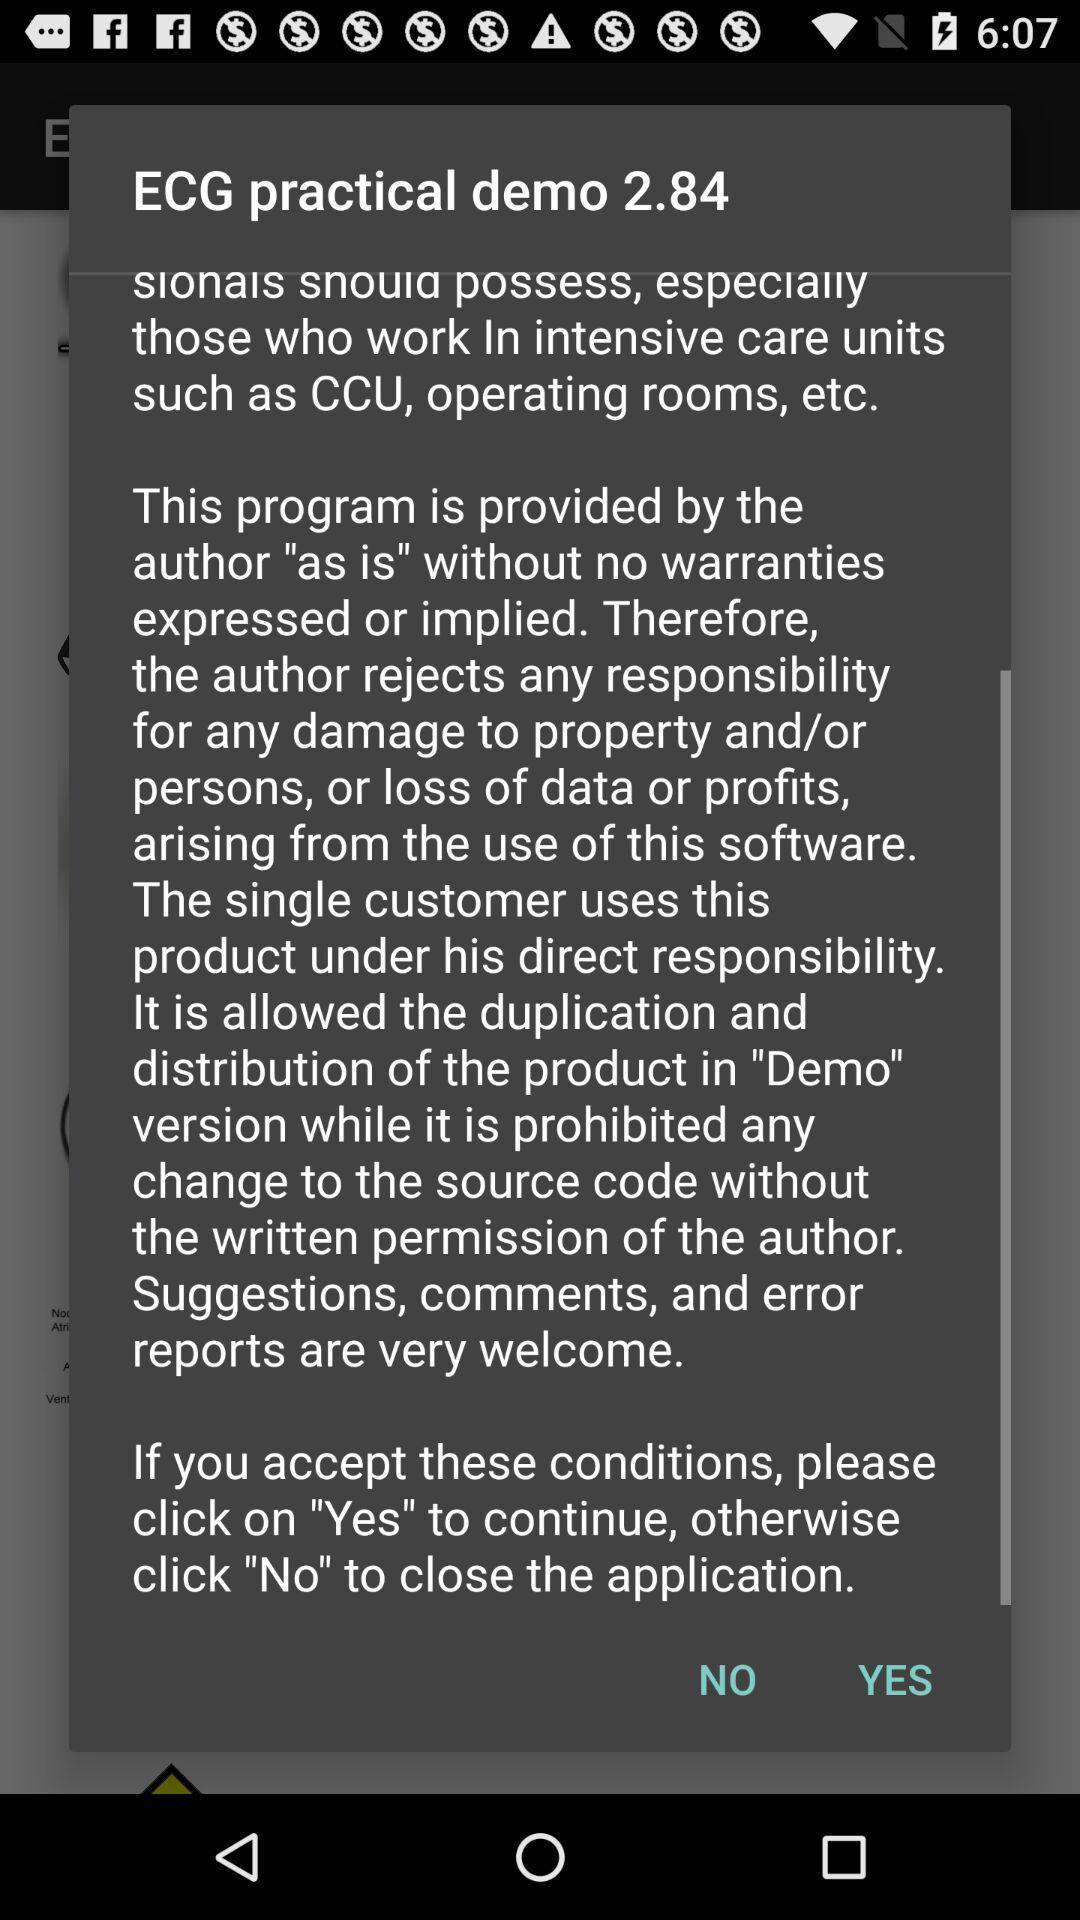  Describe the element at coordinates (894, 1678) in the screenshot. I see `the item below the kapelis aristidis 2014` at that location.